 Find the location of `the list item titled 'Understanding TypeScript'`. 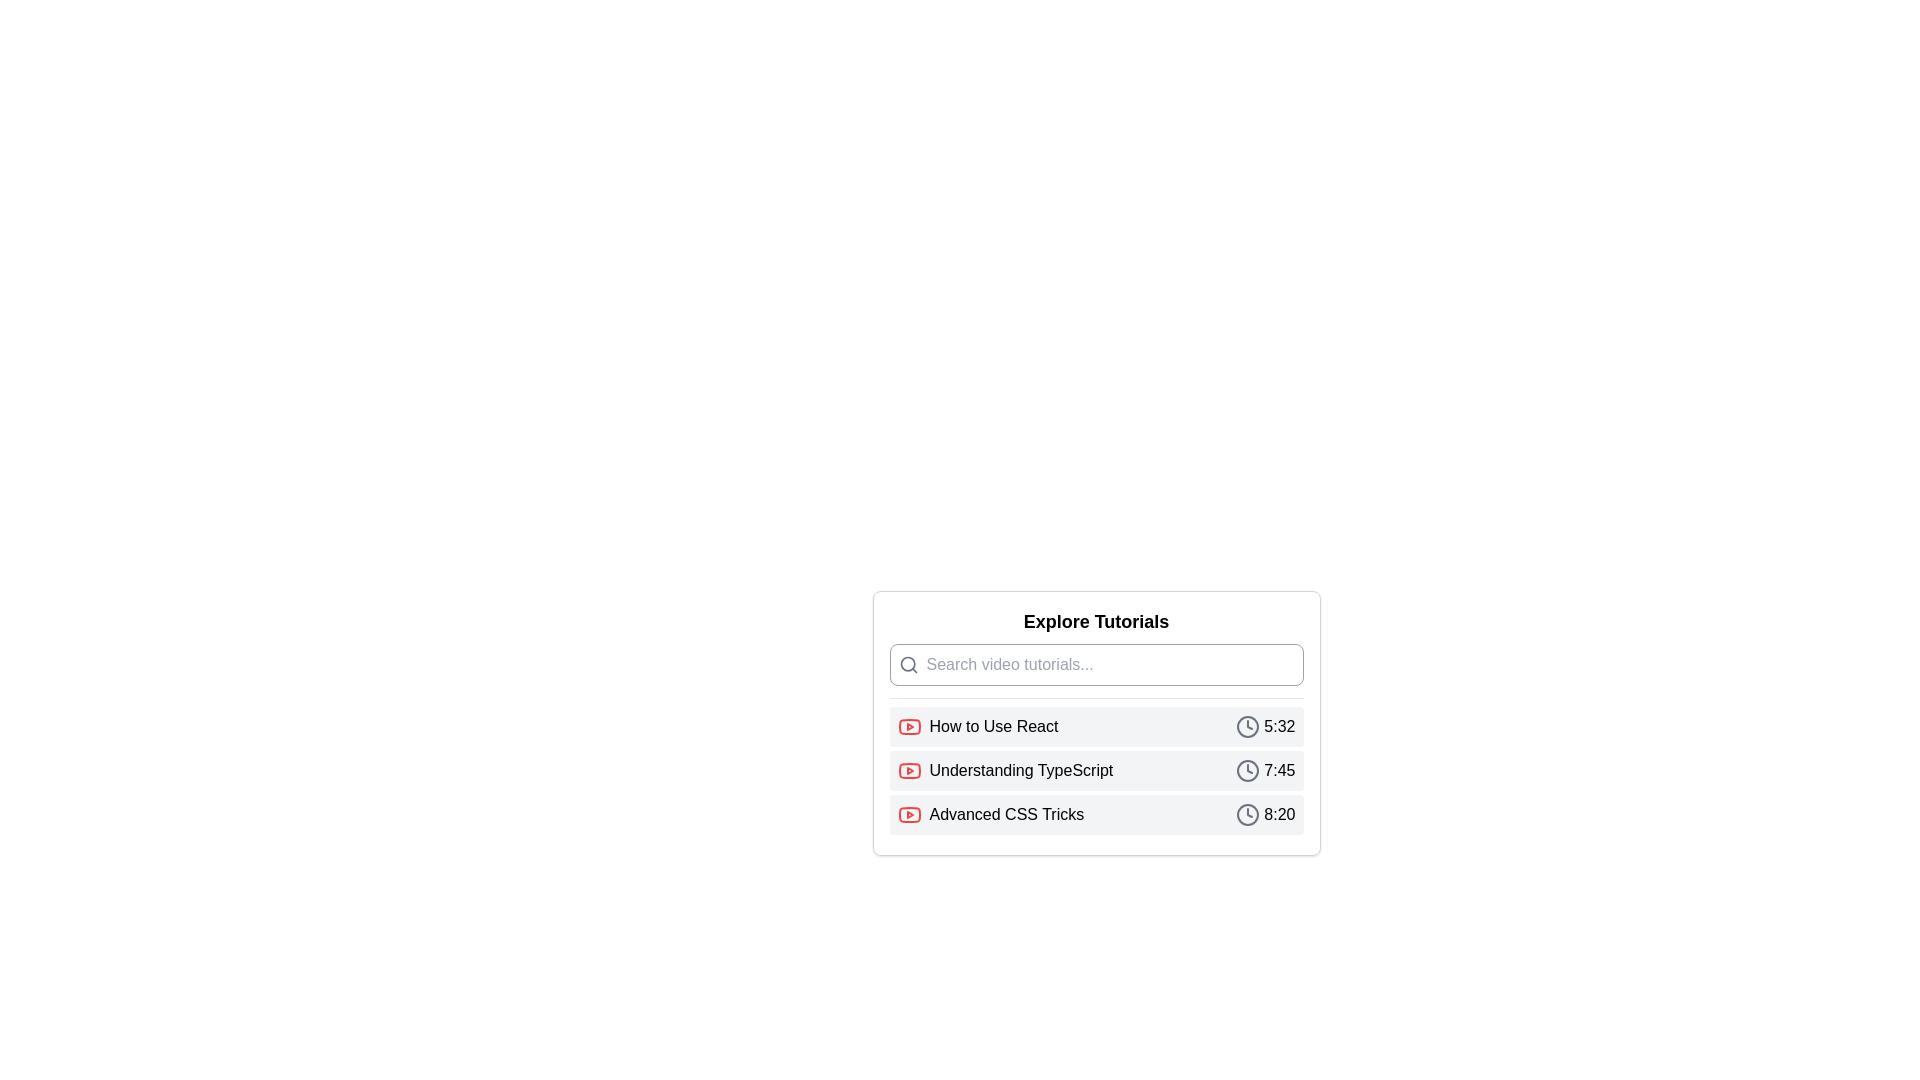

the list item titled 'Understanding TypeScript' is located at coordinates (1095, 770).